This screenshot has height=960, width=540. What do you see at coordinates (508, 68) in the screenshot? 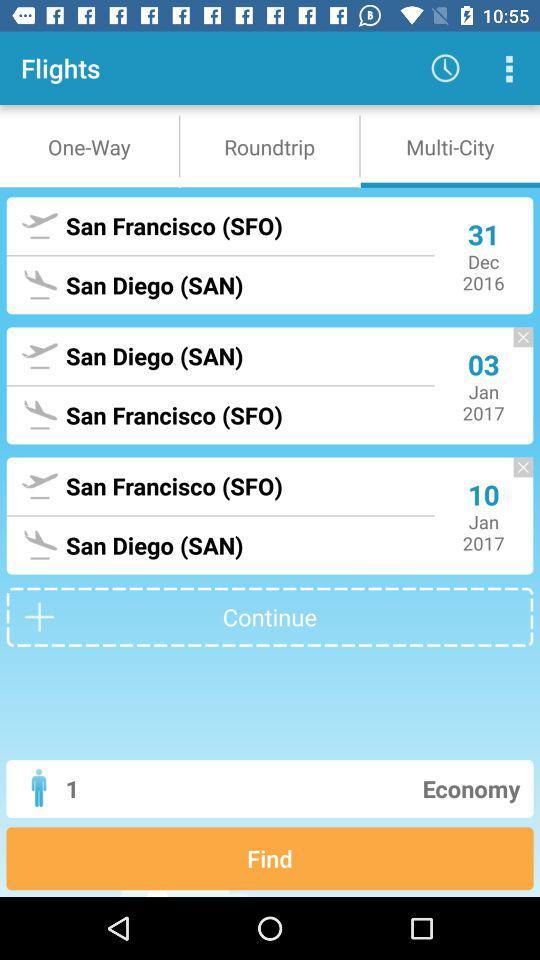
I see `menu` at bounding box center [508, 68].